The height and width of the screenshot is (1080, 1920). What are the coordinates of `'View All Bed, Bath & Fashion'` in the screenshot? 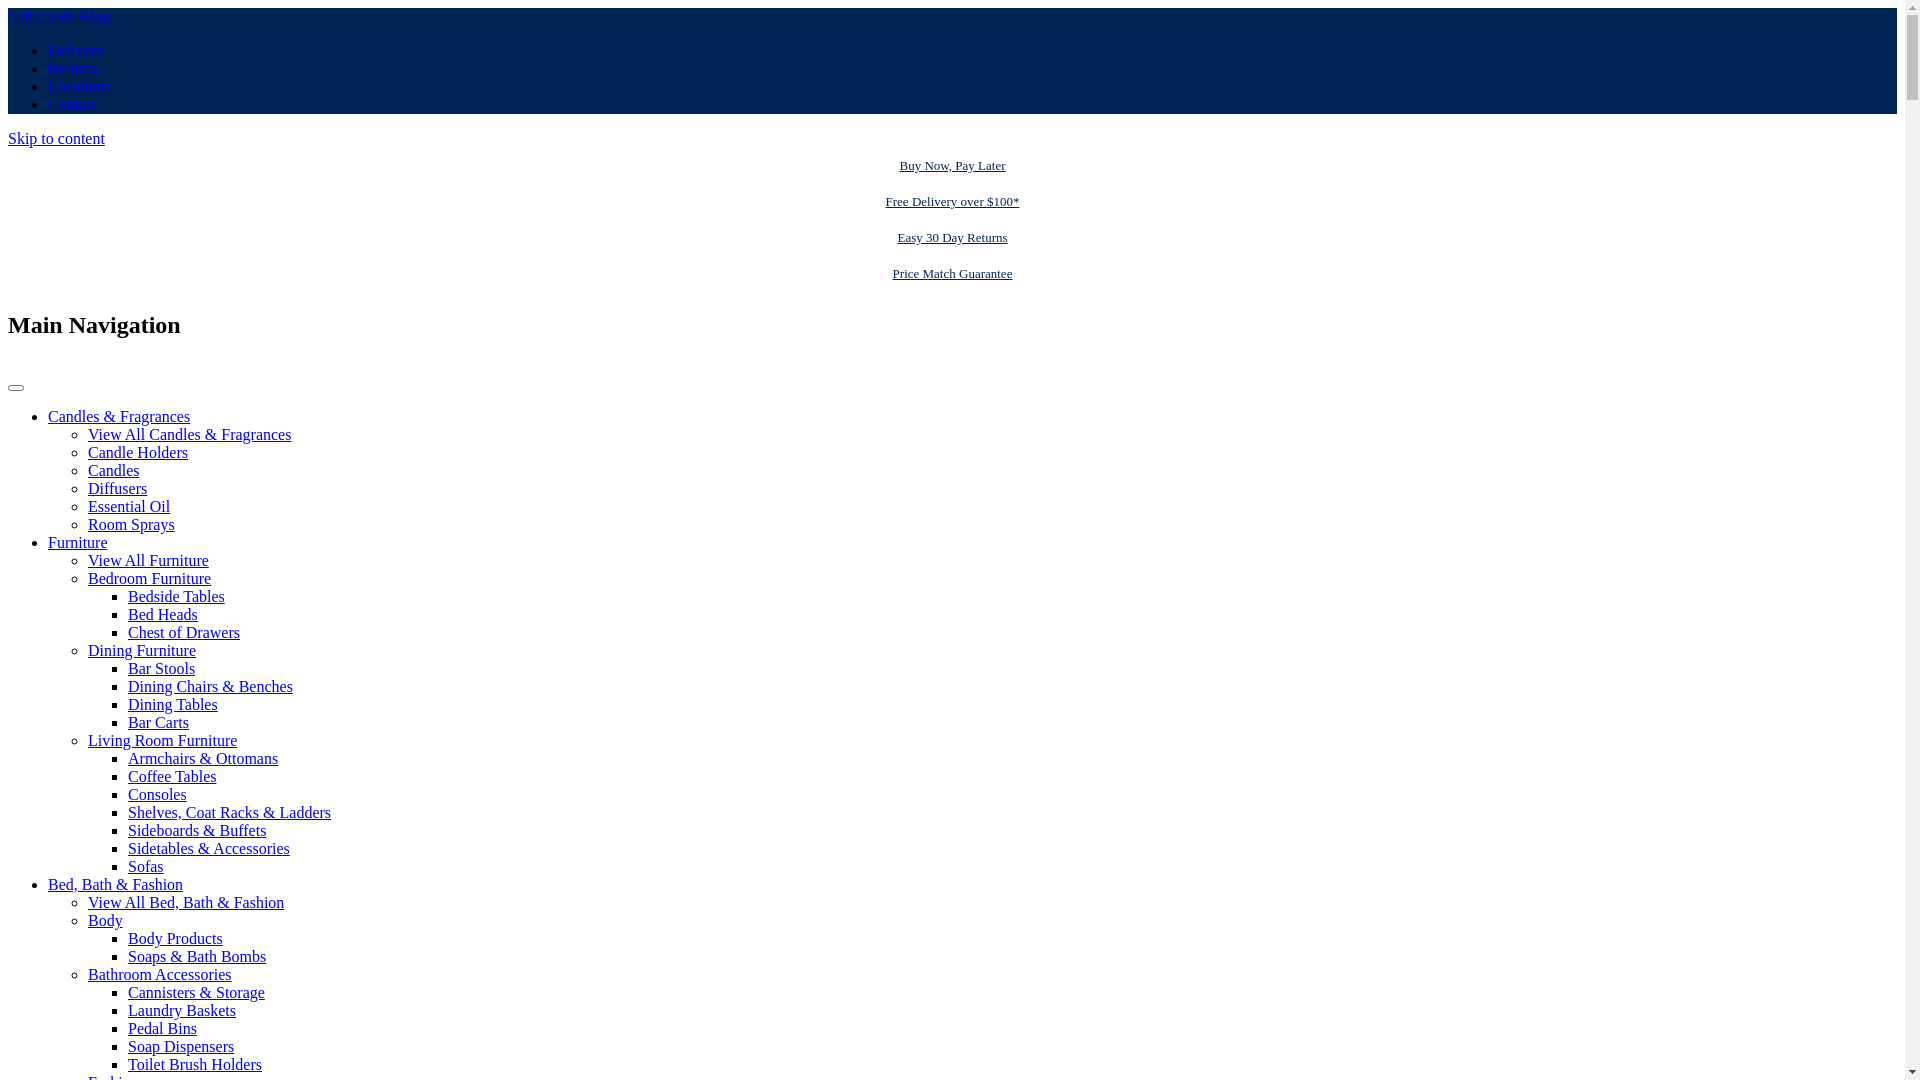 It's located at (186, 902).